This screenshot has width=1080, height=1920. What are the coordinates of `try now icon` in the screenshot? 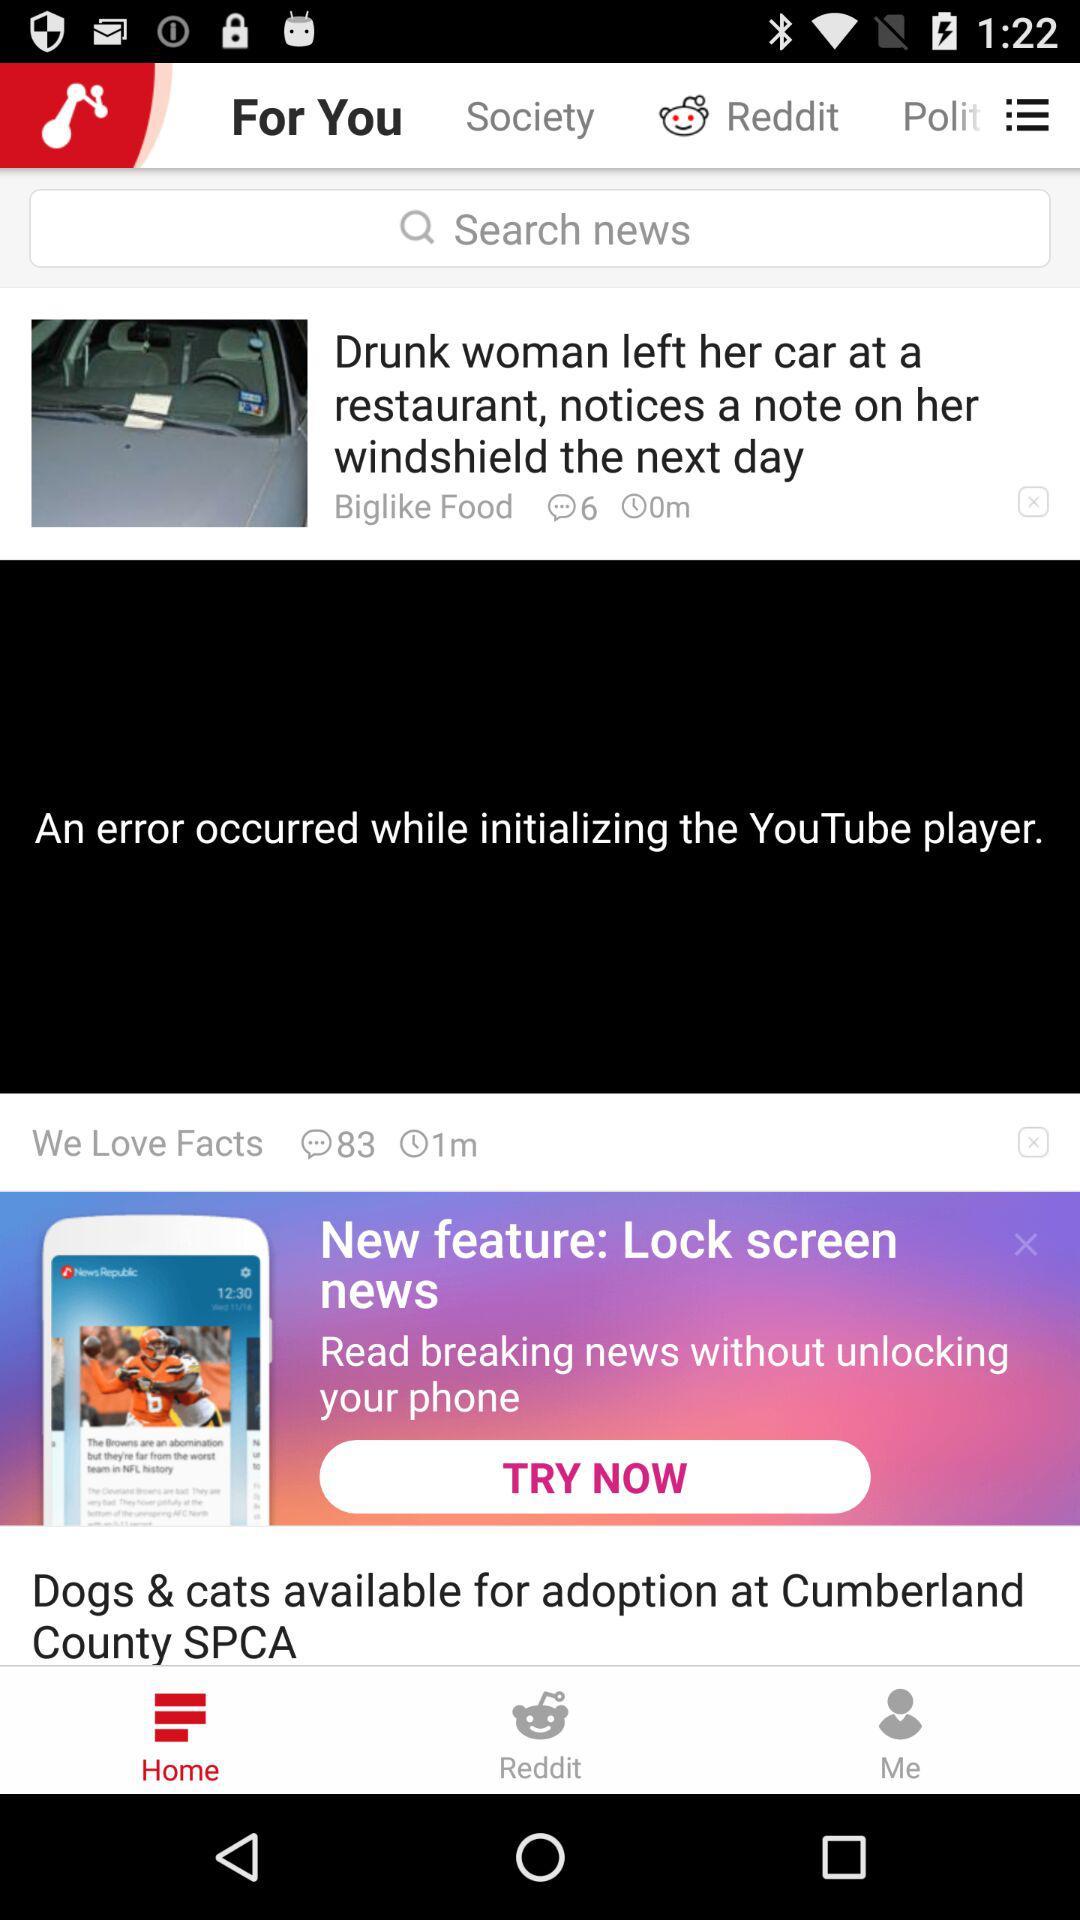 It's located at (594, 1476).